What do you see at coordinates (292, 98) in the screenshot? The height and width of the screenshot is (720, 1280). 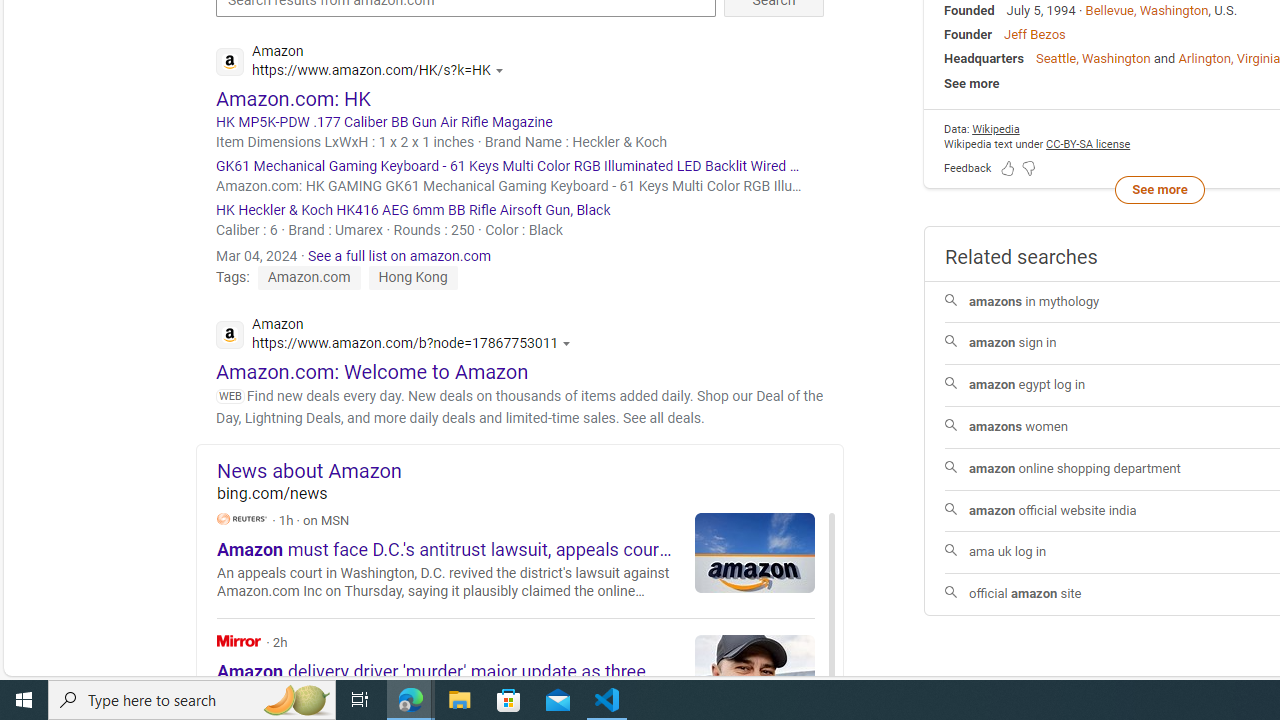 I see `'Amazon.com: HK'` at bounding box center [292, 98].